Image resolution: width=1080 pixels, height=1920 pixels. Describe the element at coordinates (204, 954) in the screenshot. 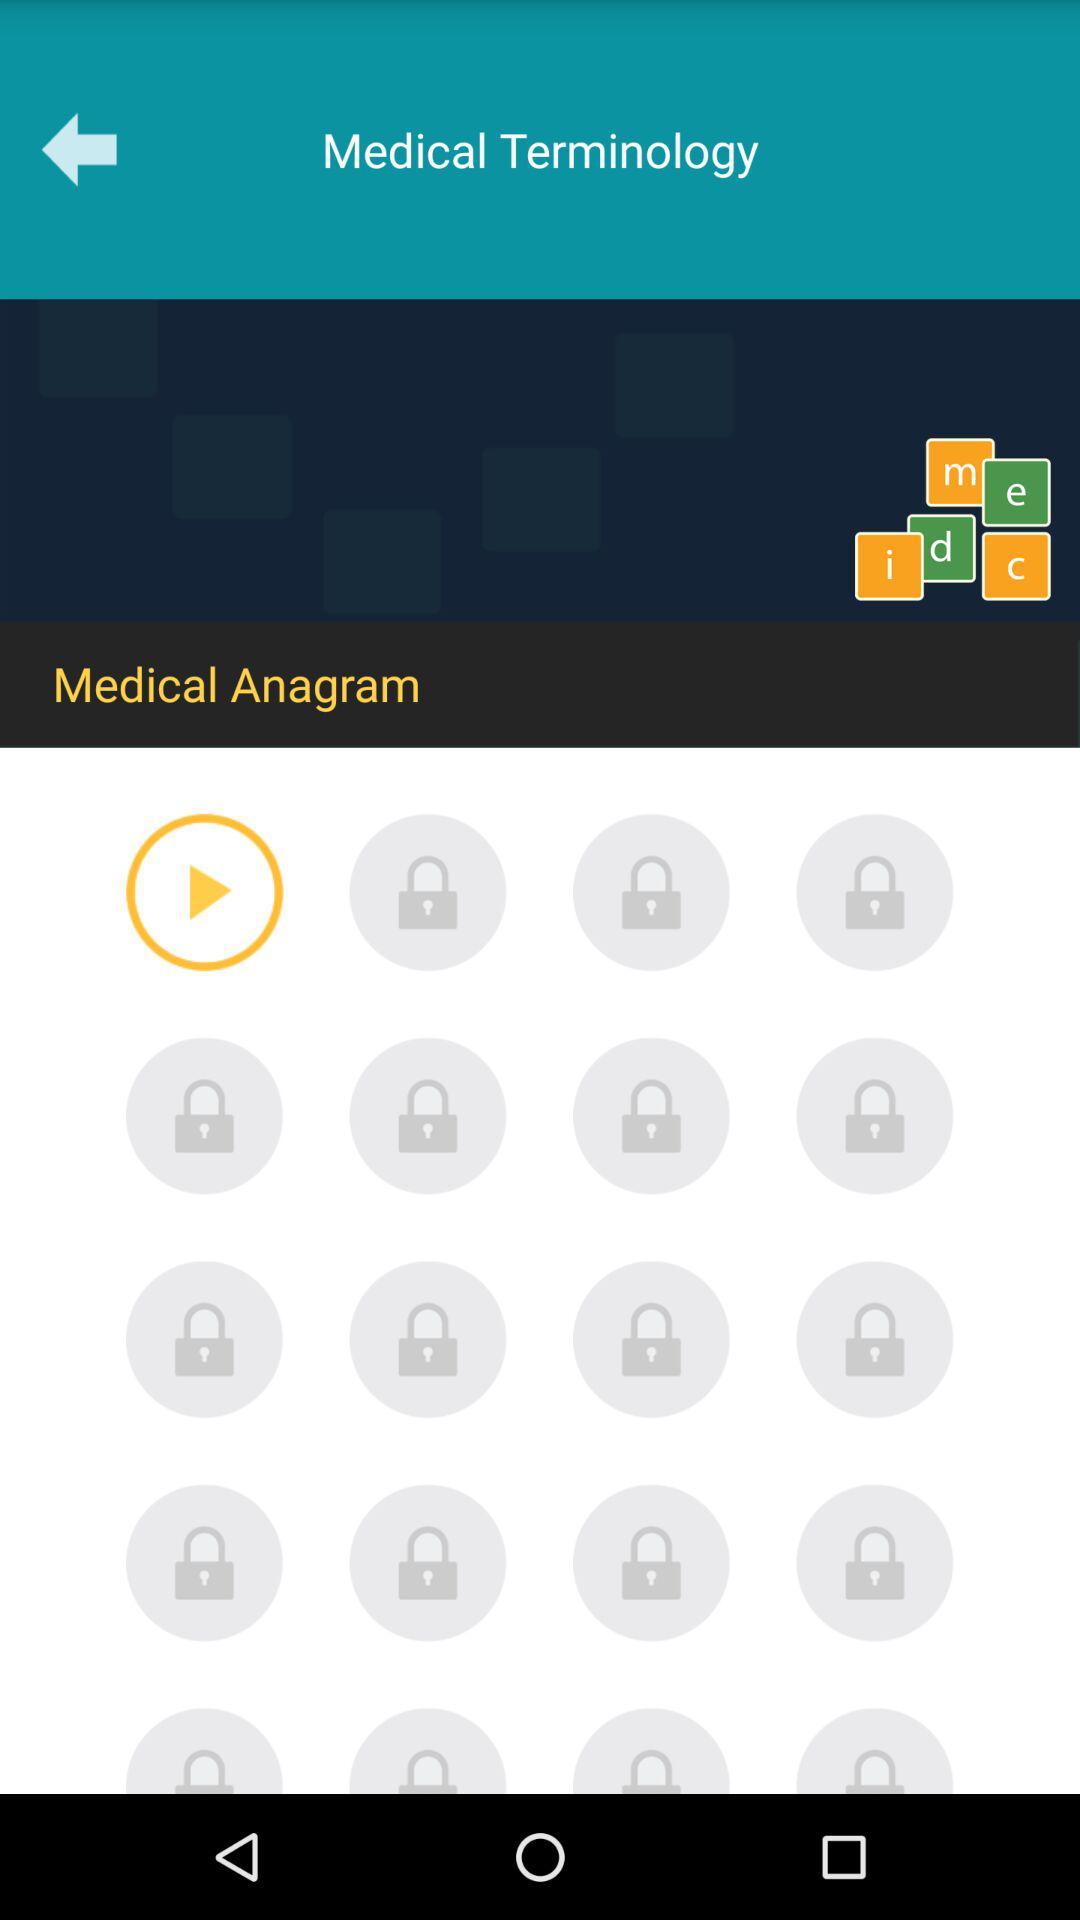

I see `the play icon` at that location.